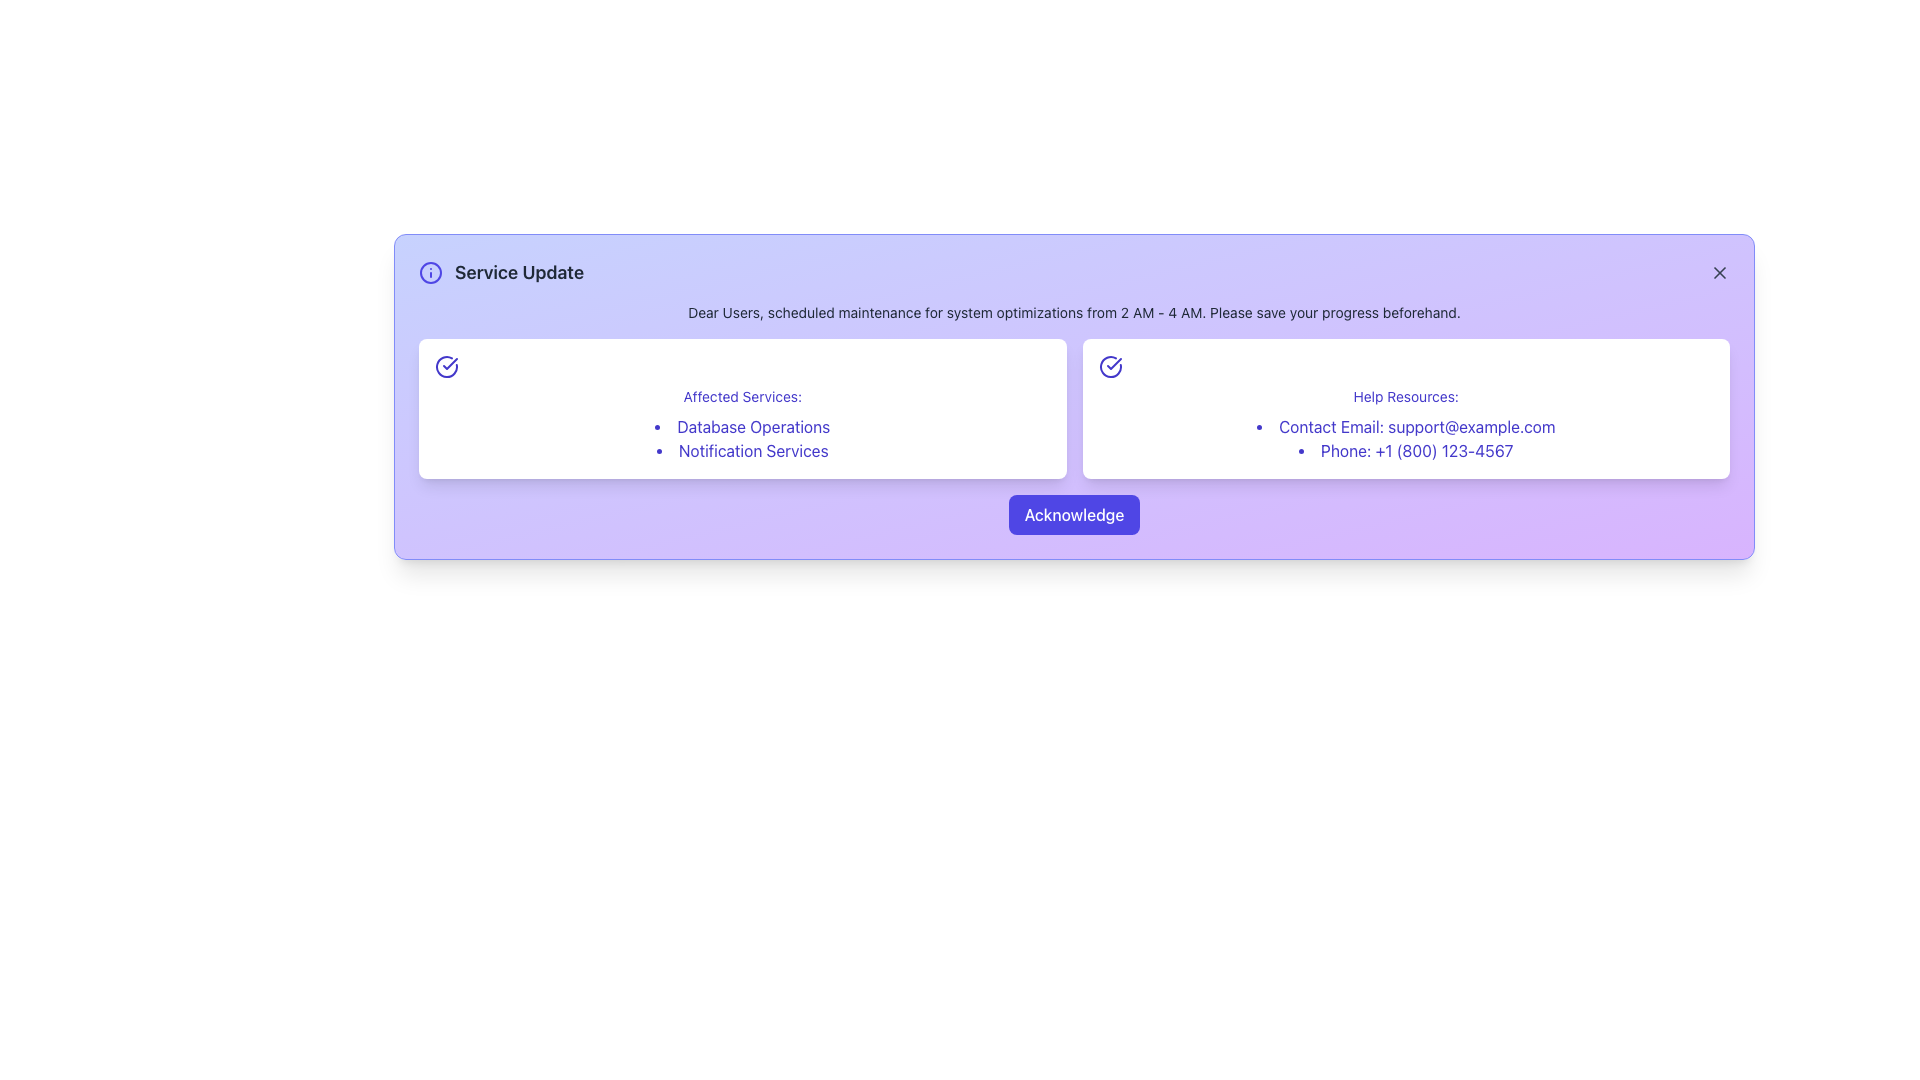 The height and width of the screenshot is (1080, 1920). Describe the element at coordinates (1405, 397) in the screenshot. I see `the text label displaying 'Help Resources:' located in the upper section of the right panel within a double-column dialog box` at that location.